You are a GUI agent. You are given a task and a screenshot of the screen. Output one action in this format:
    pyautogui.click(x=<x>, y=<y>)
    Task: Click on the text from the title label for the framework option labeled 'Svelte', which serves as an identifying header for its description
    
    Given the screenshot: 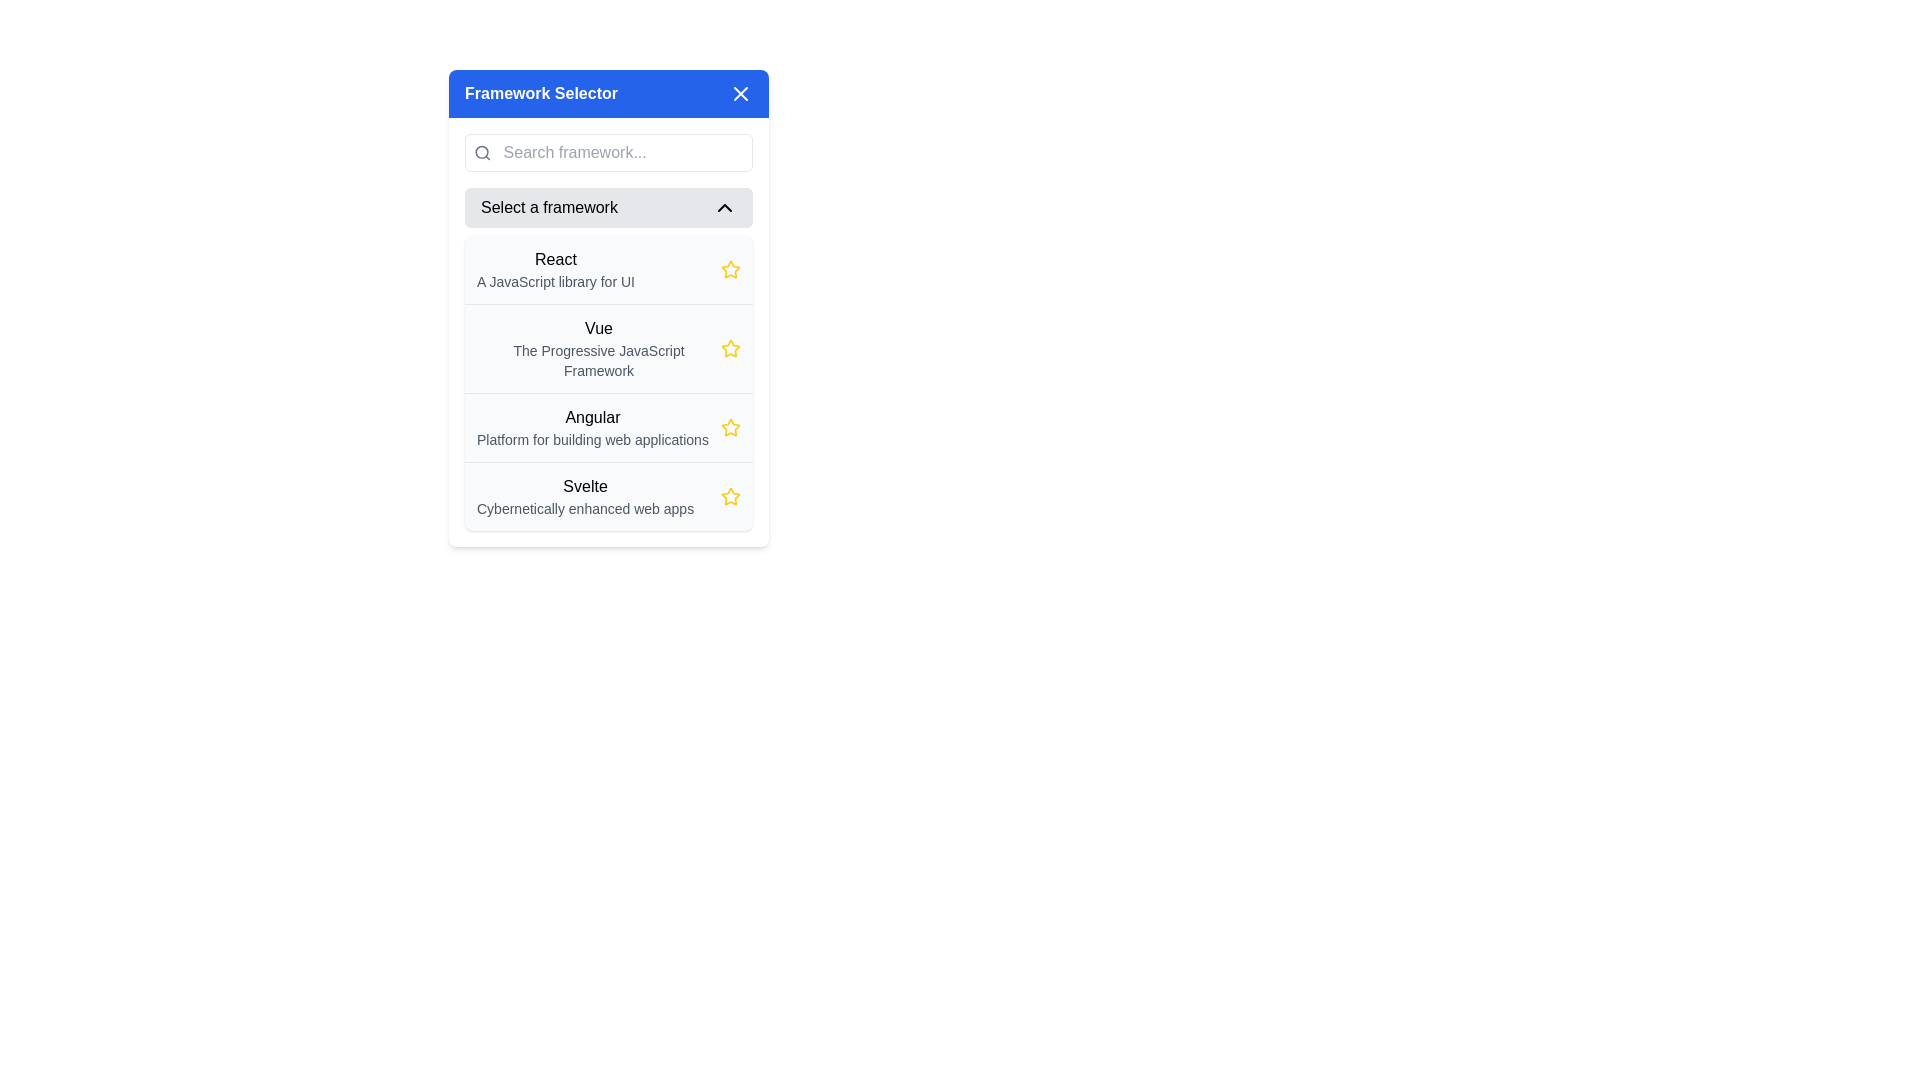 What is the action you would take?
    pyautogui.click(x=584, y=486)
    